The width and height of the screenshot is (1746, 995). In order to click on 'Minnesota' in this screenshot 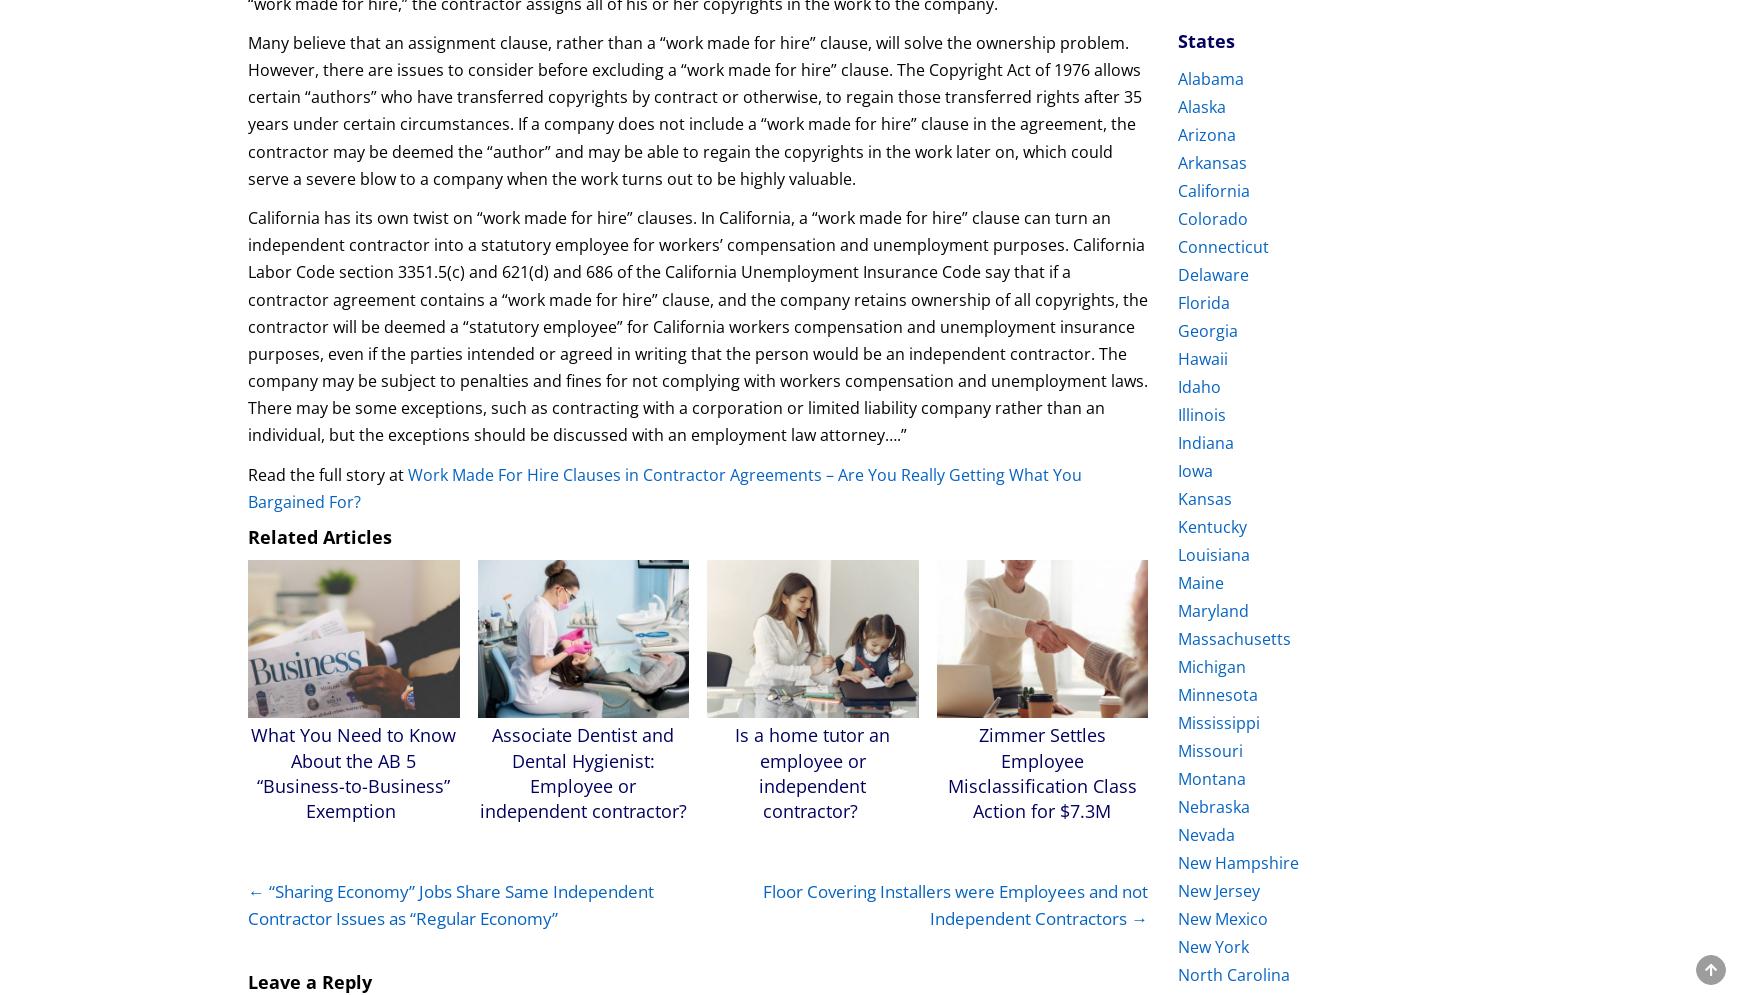, I will do `click(1218, 695)`.